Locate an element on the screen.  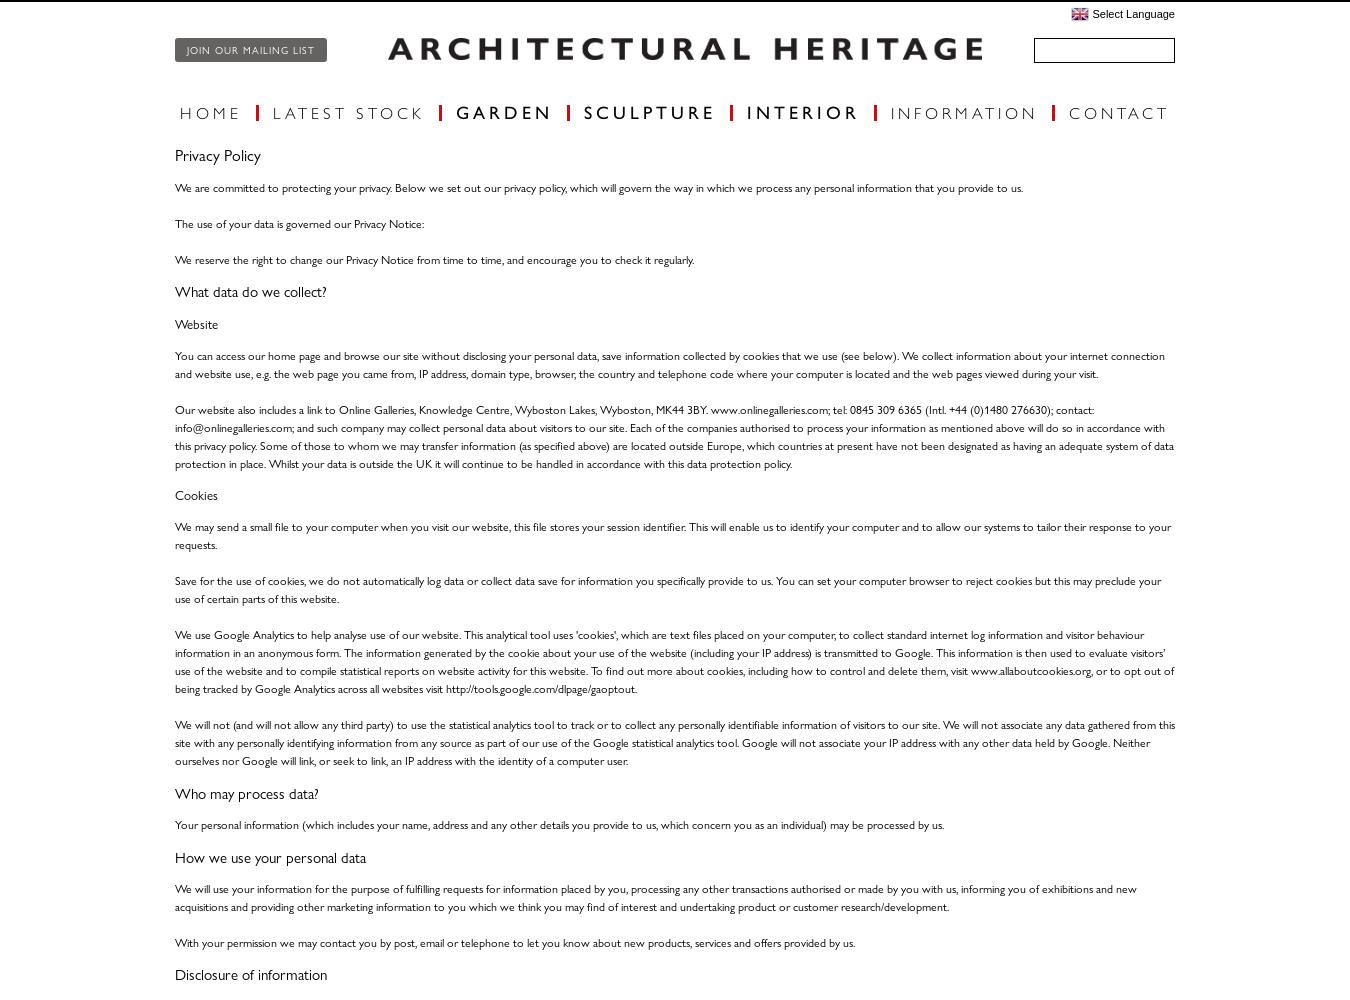
'We will not (and will not allow any third party) to use the statistical analytics tool to track
or to collect any personally identifiable information of visitors to our site. We will not
associate any data gathered from this site with any personally identifying information from any
source as part of our use of the Google statistical analytics tool. Google will not associate
your IP address with any other data held by Google. Neither ourselves nor Google will link, or
seek to link, an IP address with the identity of a computer user.' is located at coordinates (675, 741).